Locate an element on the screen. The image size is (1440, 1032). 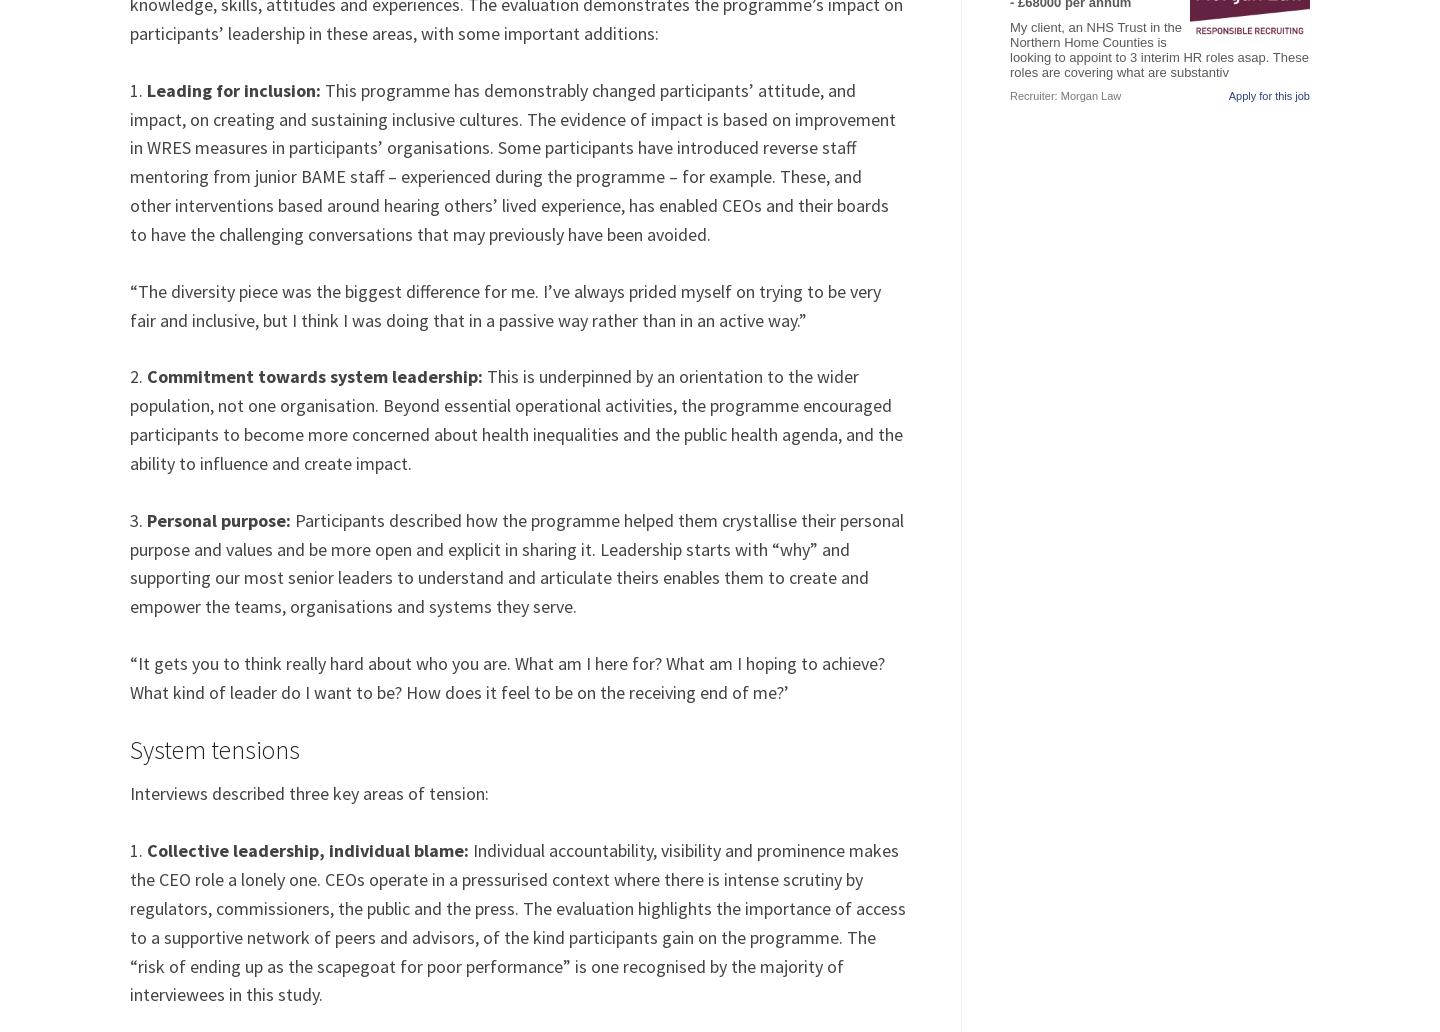
'“It gets you to think really hard about who you are. What am I here for? What am I hoping to achieve? What kind of leader do I want to be? How does it feel to be on the receiving end of me?’' is located at coordinates (506, 675).